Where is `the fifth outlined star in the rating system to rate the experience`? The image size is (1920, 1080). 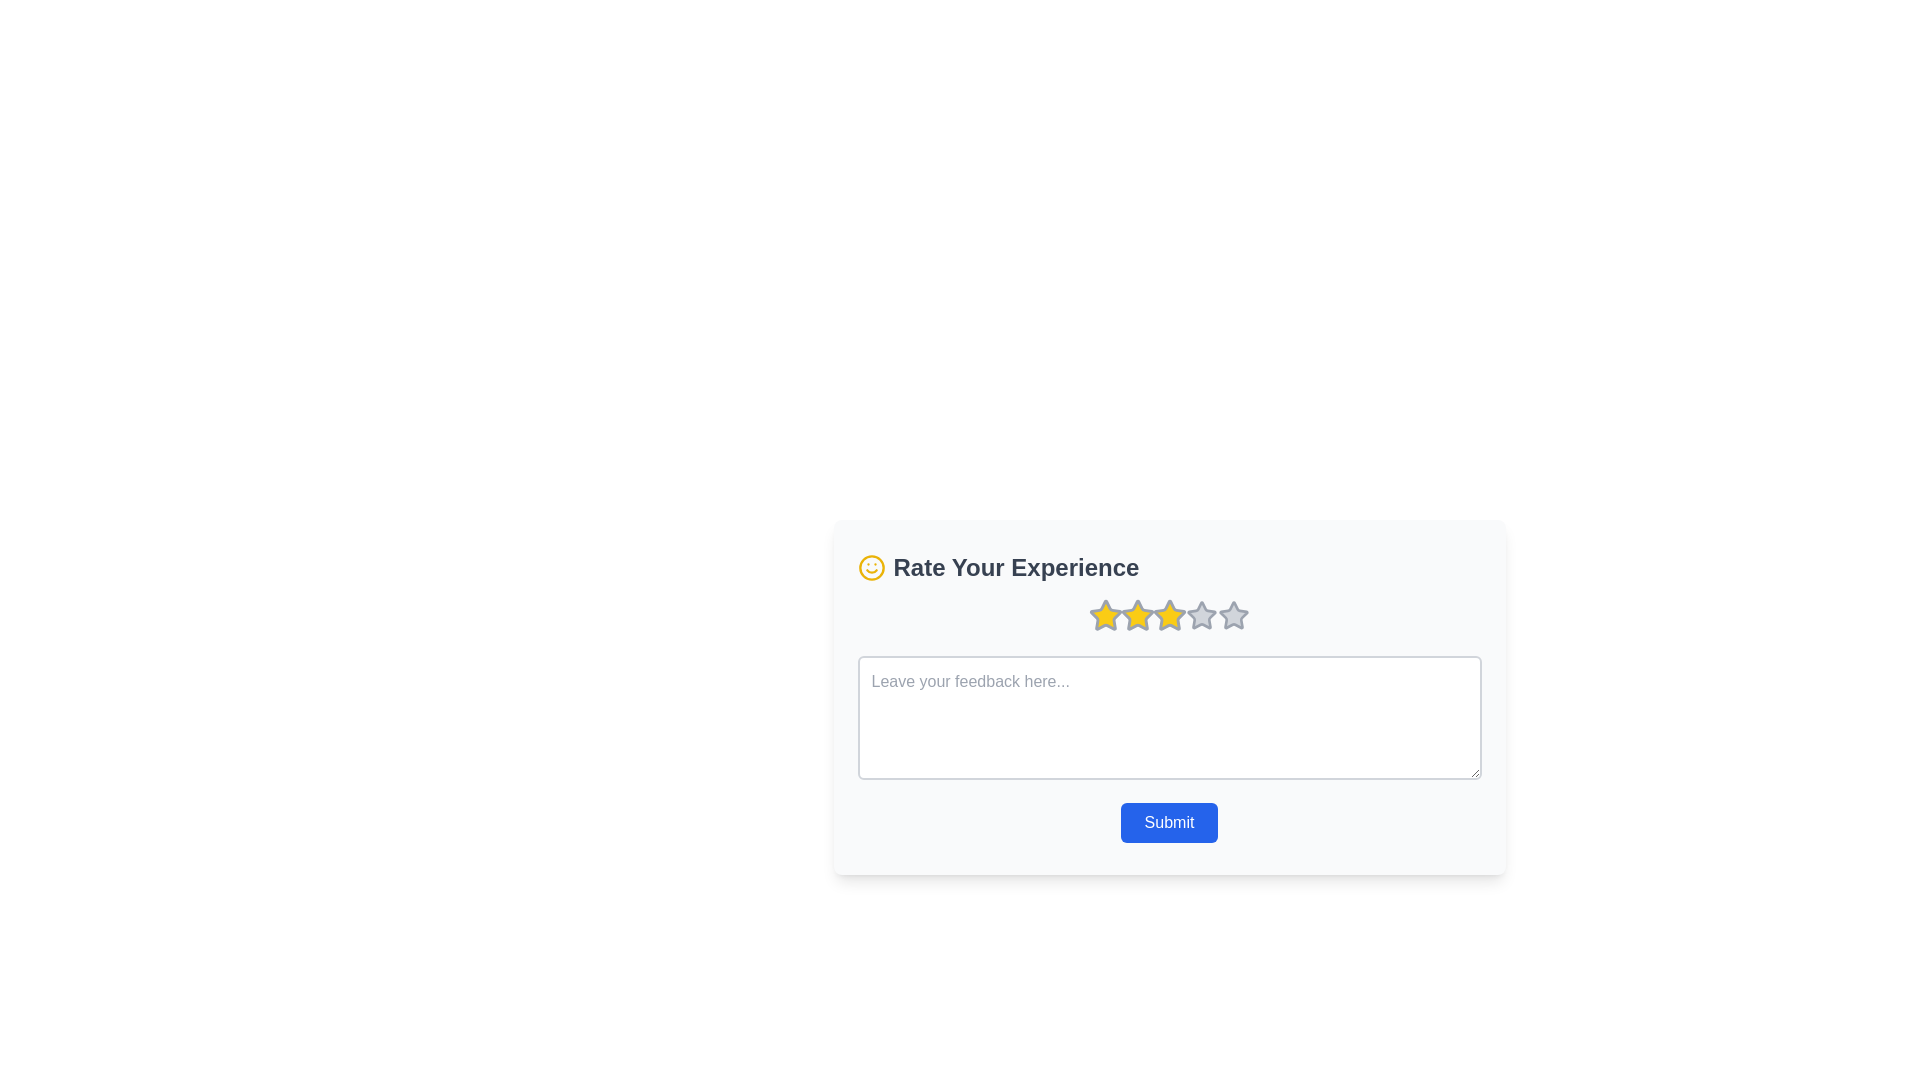 the fifth outlined star in the rating system to rate the experience is located at coordinates (1200, 615).